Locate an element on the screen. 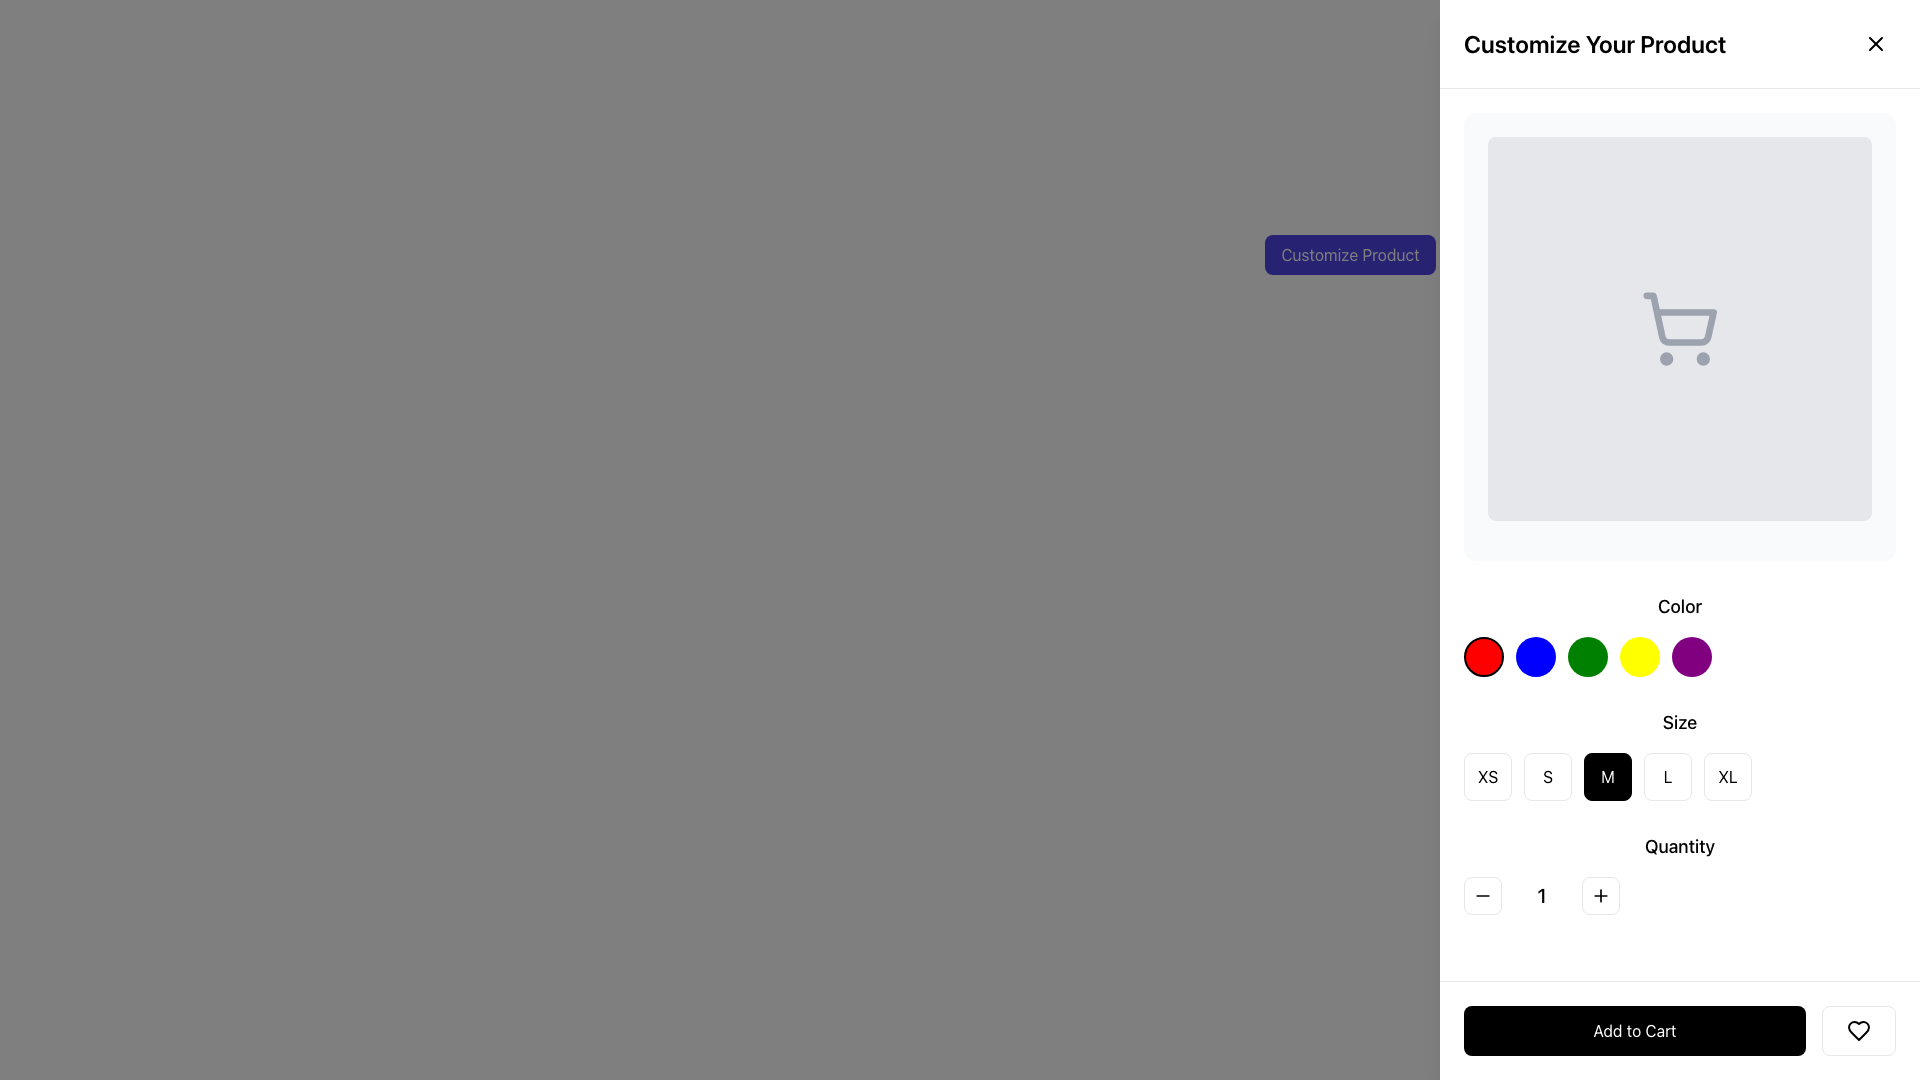 This screenshot has height=1080, width=1920. the section label indicating size selection options for the product, which is positioned at the top of the size selection buttons in the product customization sidebar is located at coordinates (1680, 722).